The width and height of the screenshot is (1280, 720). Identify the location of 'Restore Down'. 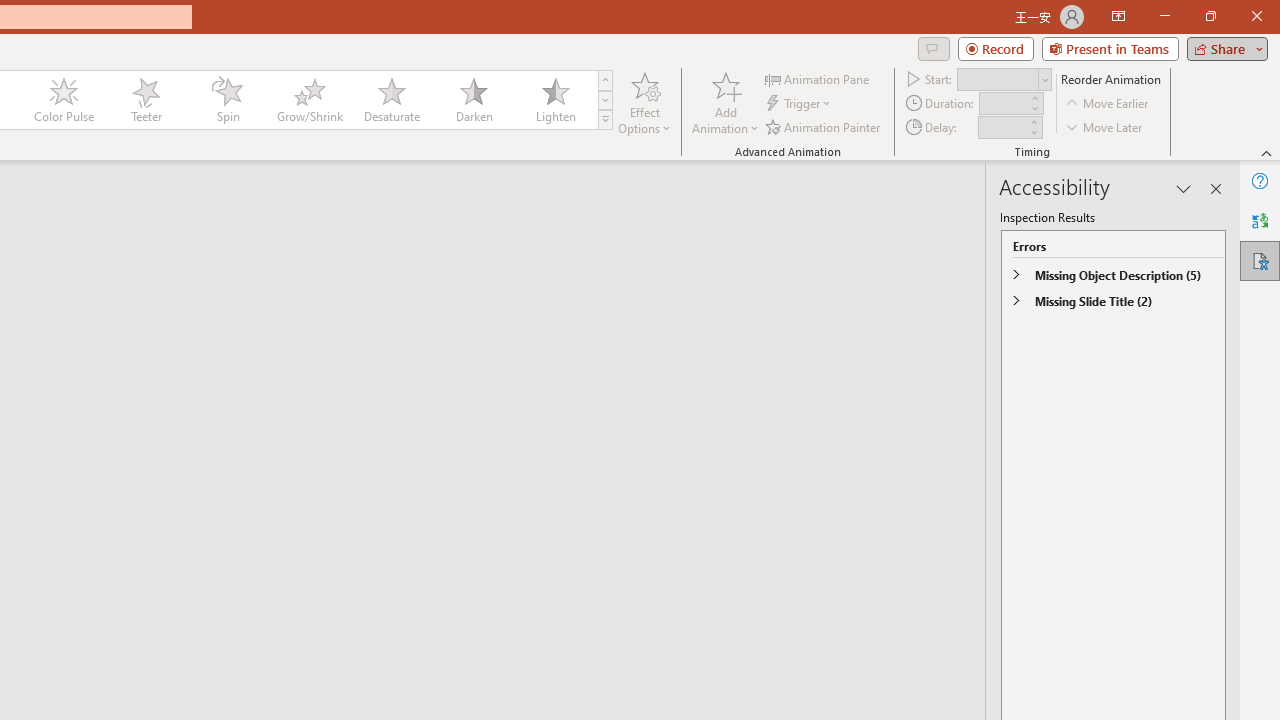
(1209, 16).